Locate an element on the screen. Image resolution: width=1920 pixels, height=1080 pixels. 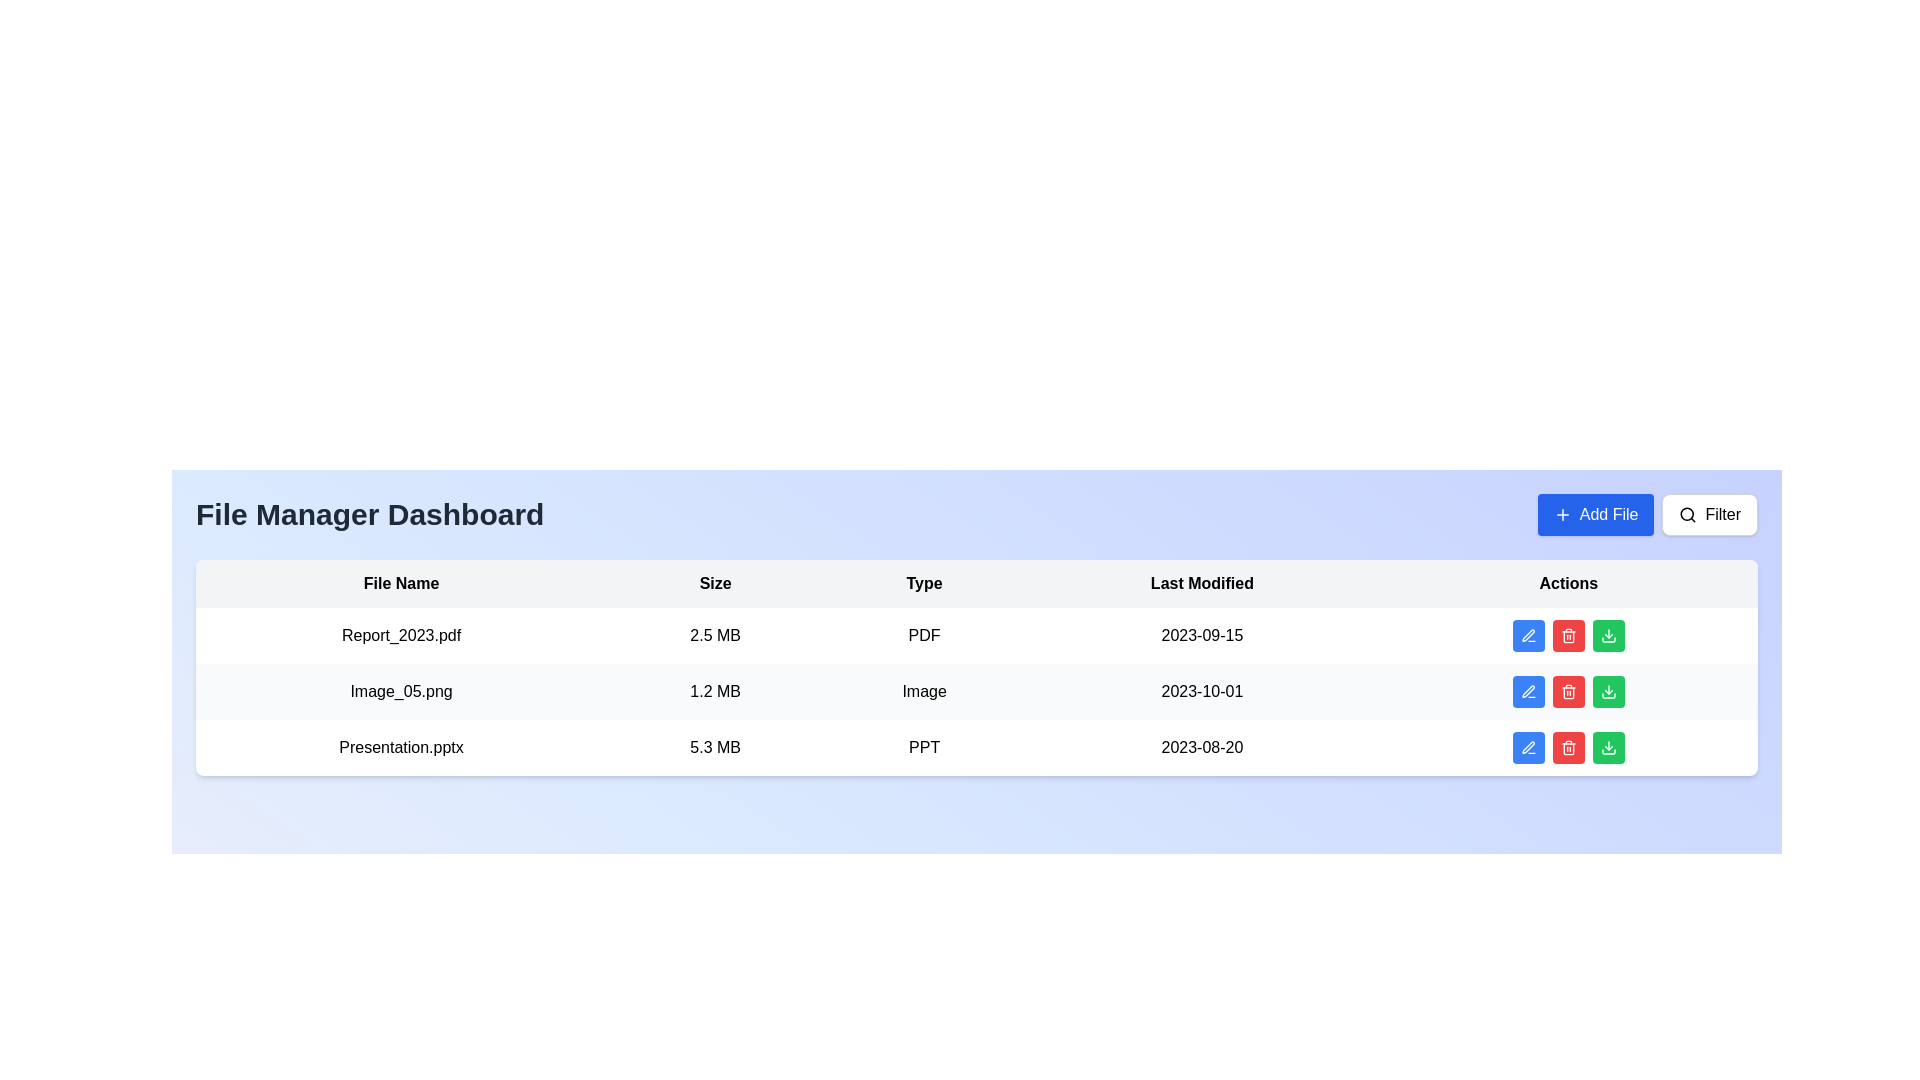
keyboard navigation is located at coordinates (1647, 514).